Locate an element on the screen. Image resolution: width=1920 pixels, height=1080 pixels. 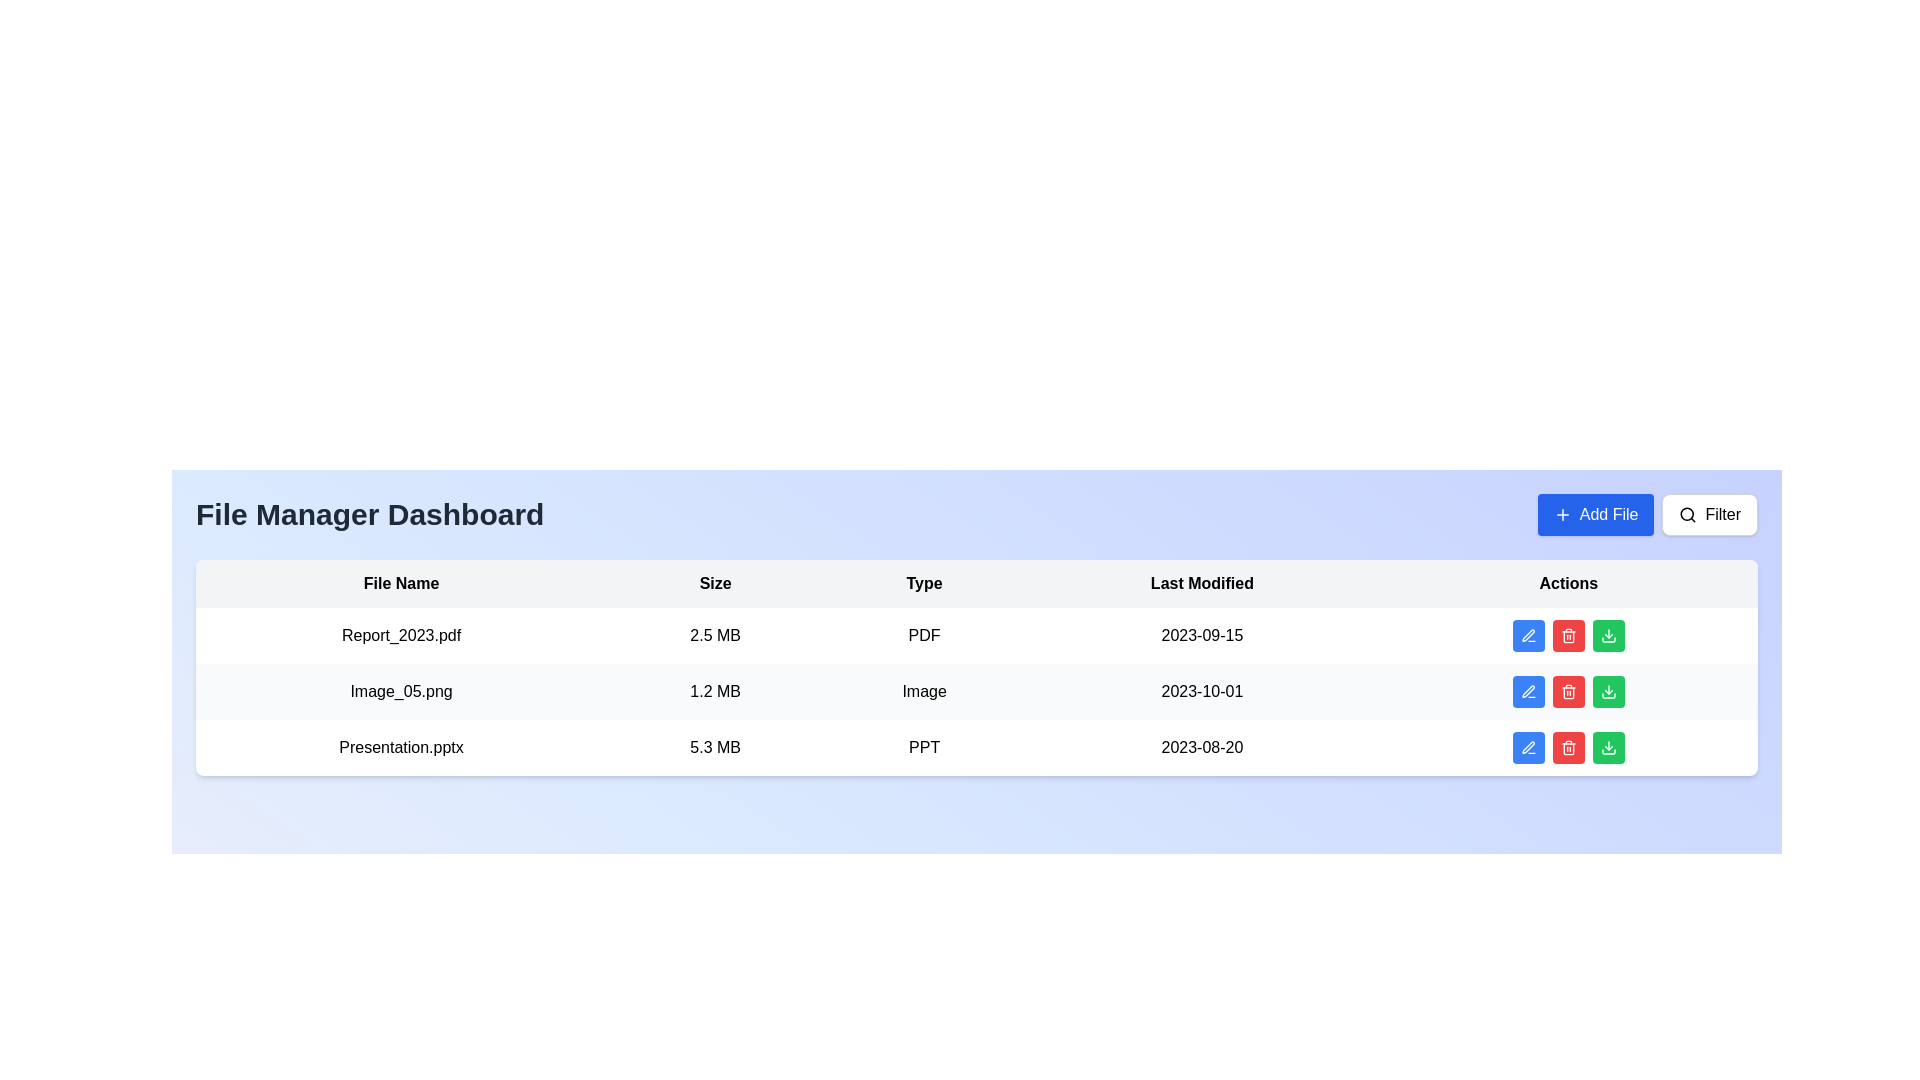
keyboard navigation is located at coordinates (1647, 514).